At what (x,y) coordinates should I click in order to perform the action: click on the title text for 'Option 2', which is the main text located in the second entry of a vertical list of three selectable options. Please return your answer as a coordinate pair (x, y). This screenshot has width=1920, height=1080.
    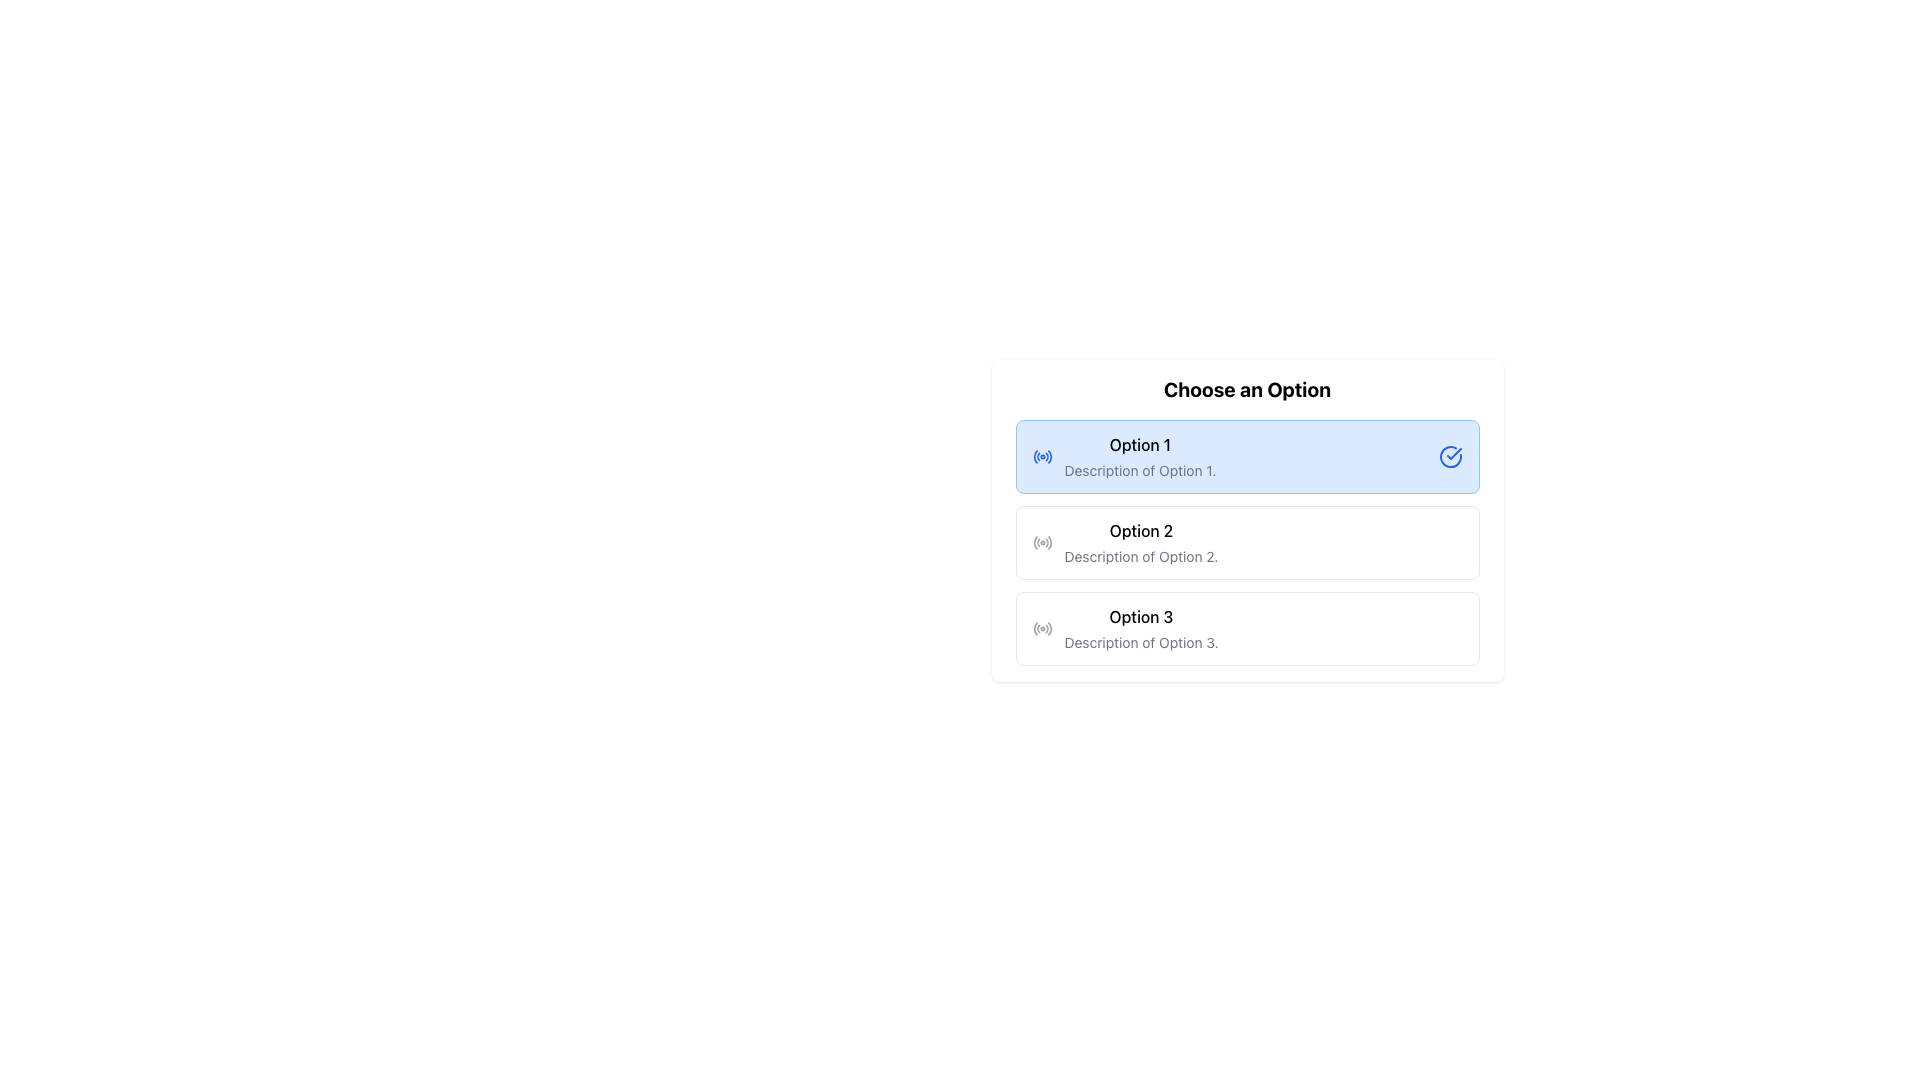
    Looking at the image, I should click on (1141, 530).